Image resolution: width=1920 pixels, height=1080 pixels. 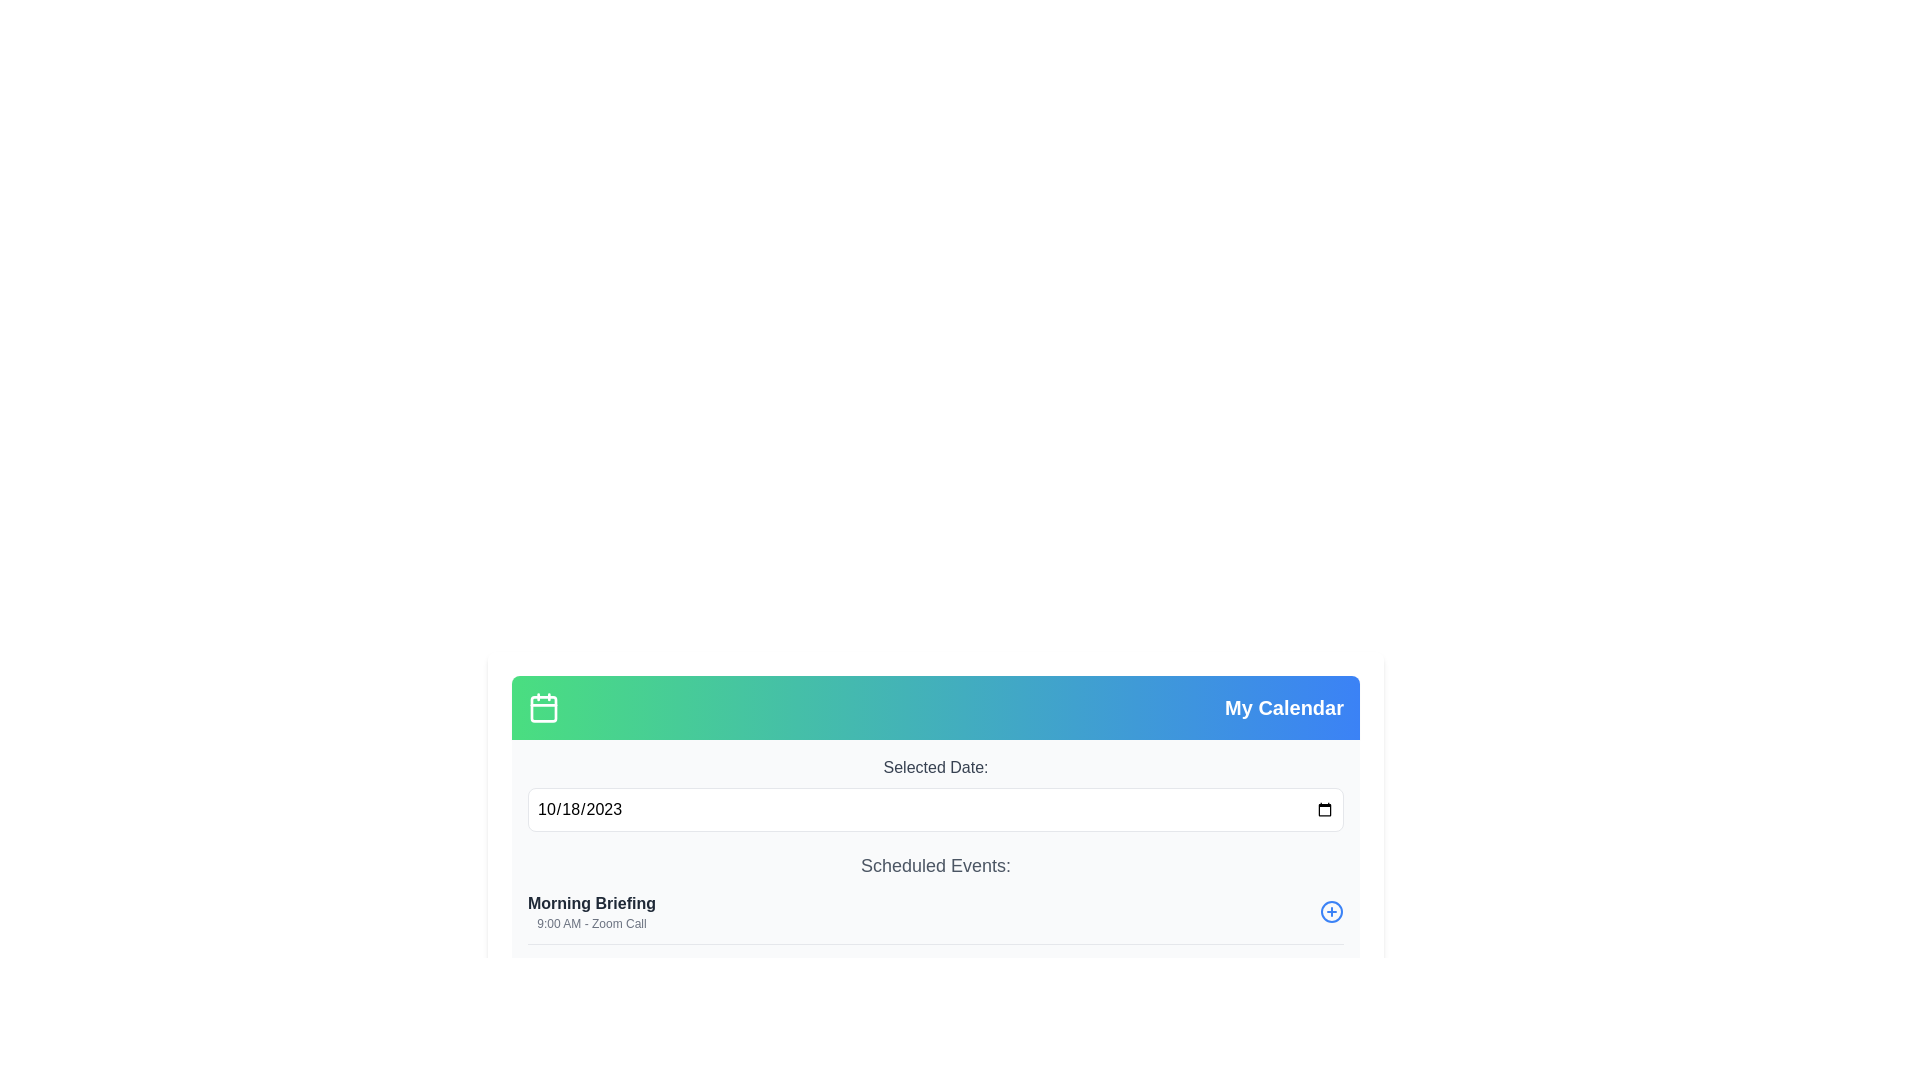 What do you see at coordinates (590, 911) in the screenshot?
I see `information provided in the 'Morning Briefing' text label, which includes the event title and time details` at bounding box center [590, 911].